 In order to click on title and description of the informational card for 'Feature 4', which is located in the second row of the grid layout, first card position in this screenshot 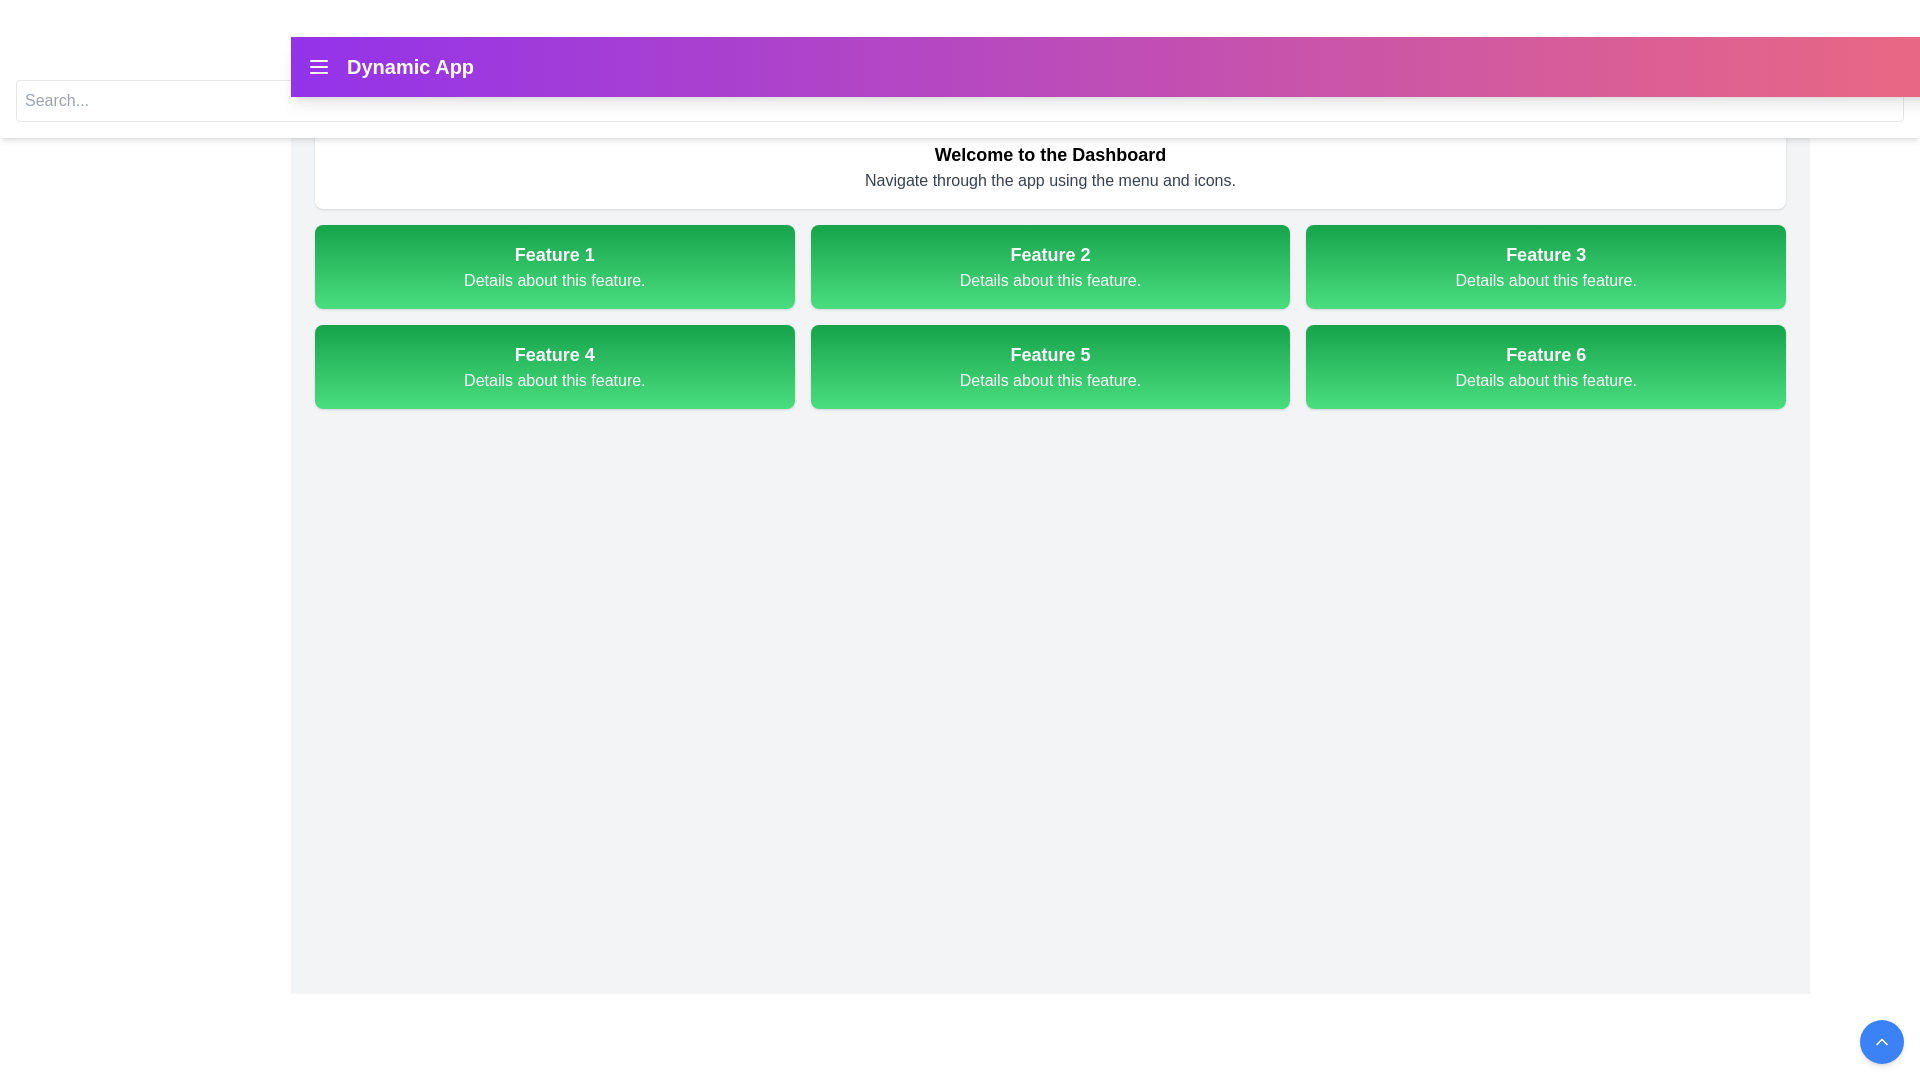, I will do `click(554, 366)`.